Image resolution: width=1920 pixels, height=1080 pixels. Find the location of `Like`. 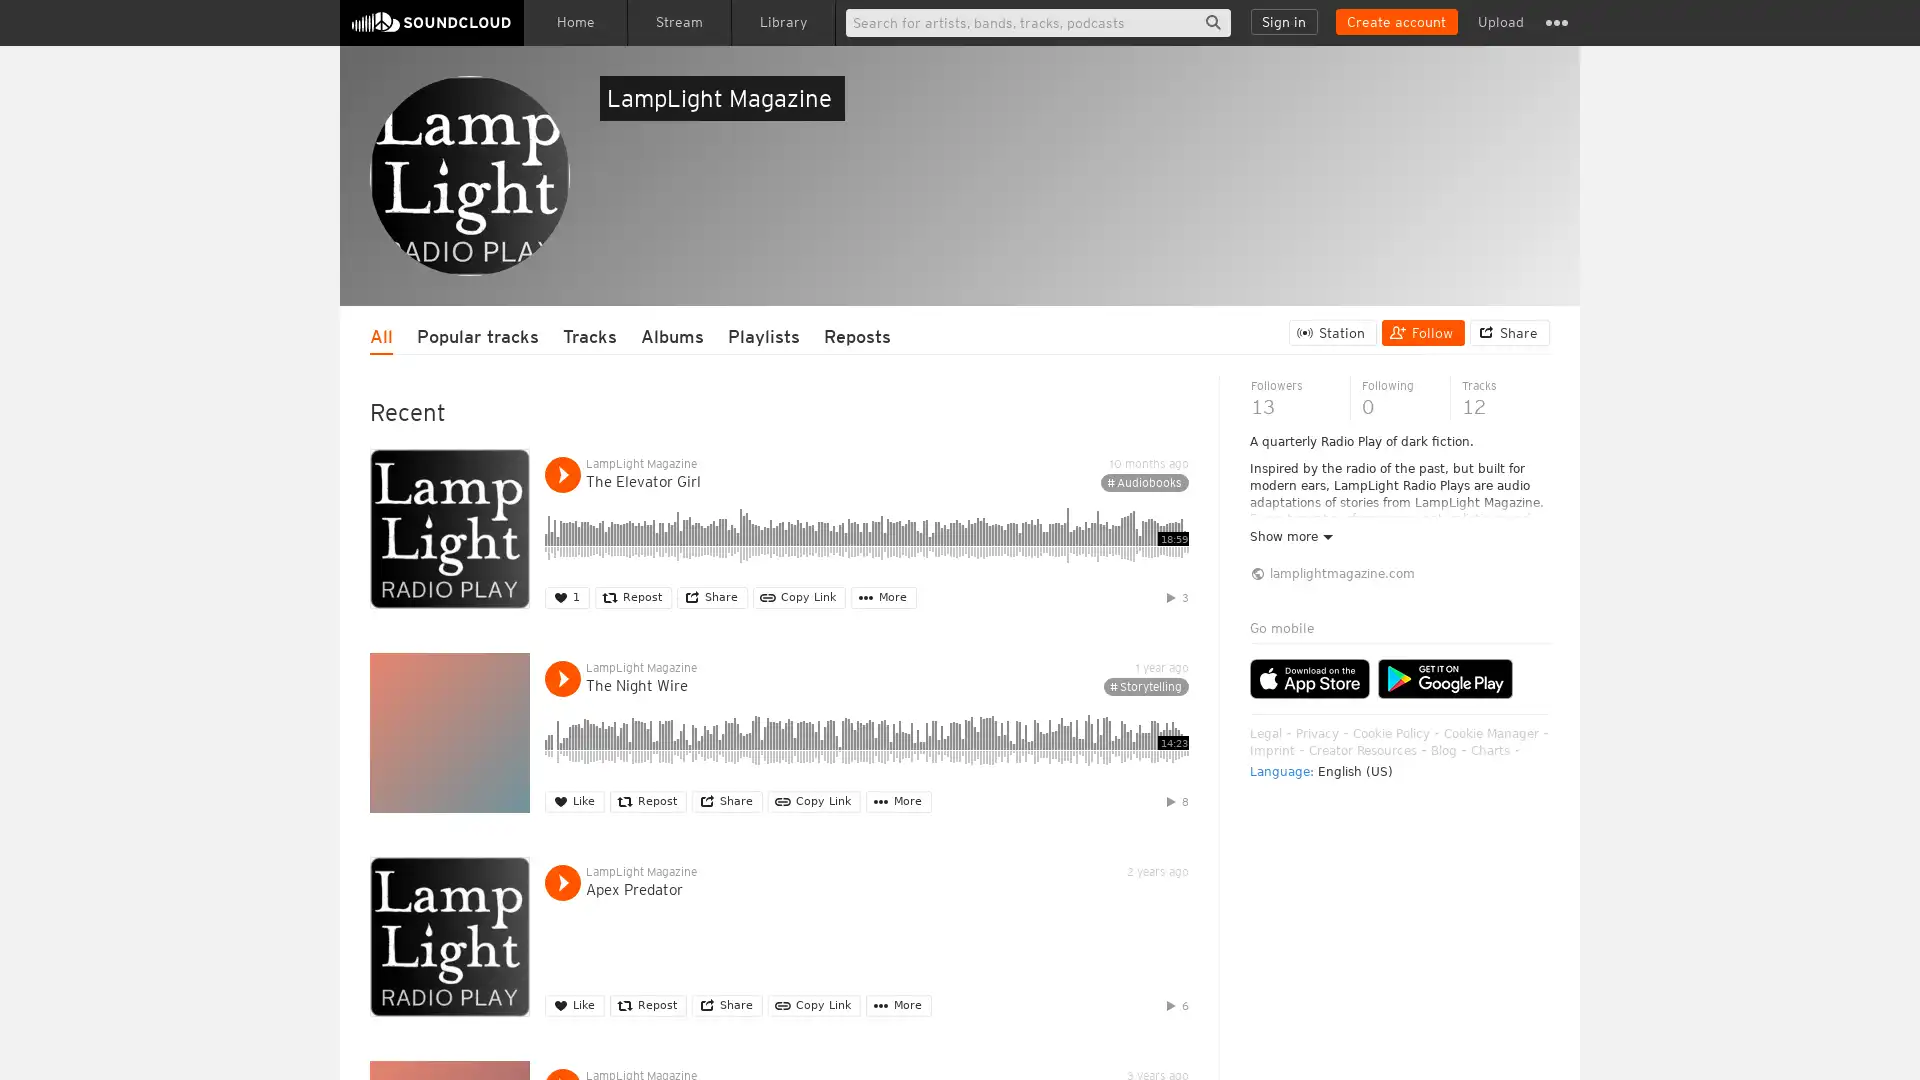

Like is located at coordinates (574, 1005).